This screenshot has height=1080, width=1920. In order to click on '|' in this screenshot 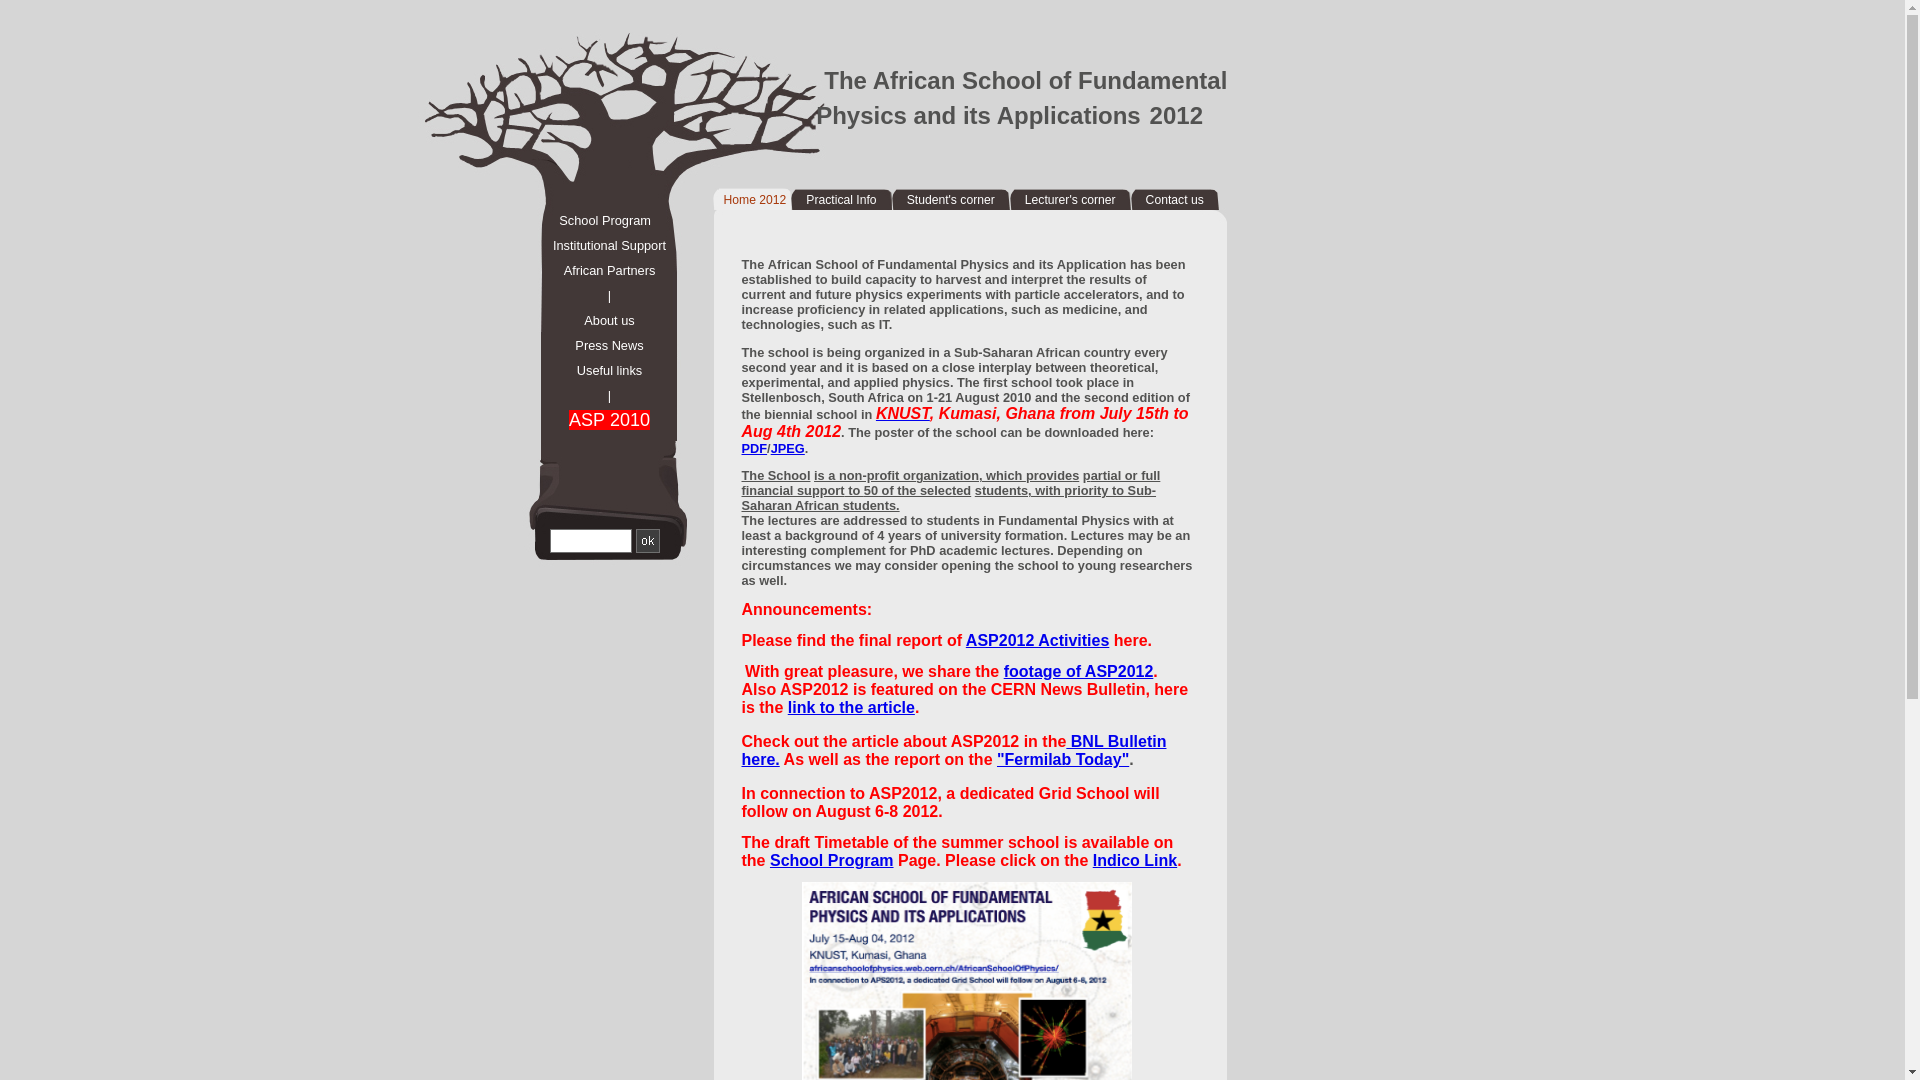, I will do `click(598, 295)`.